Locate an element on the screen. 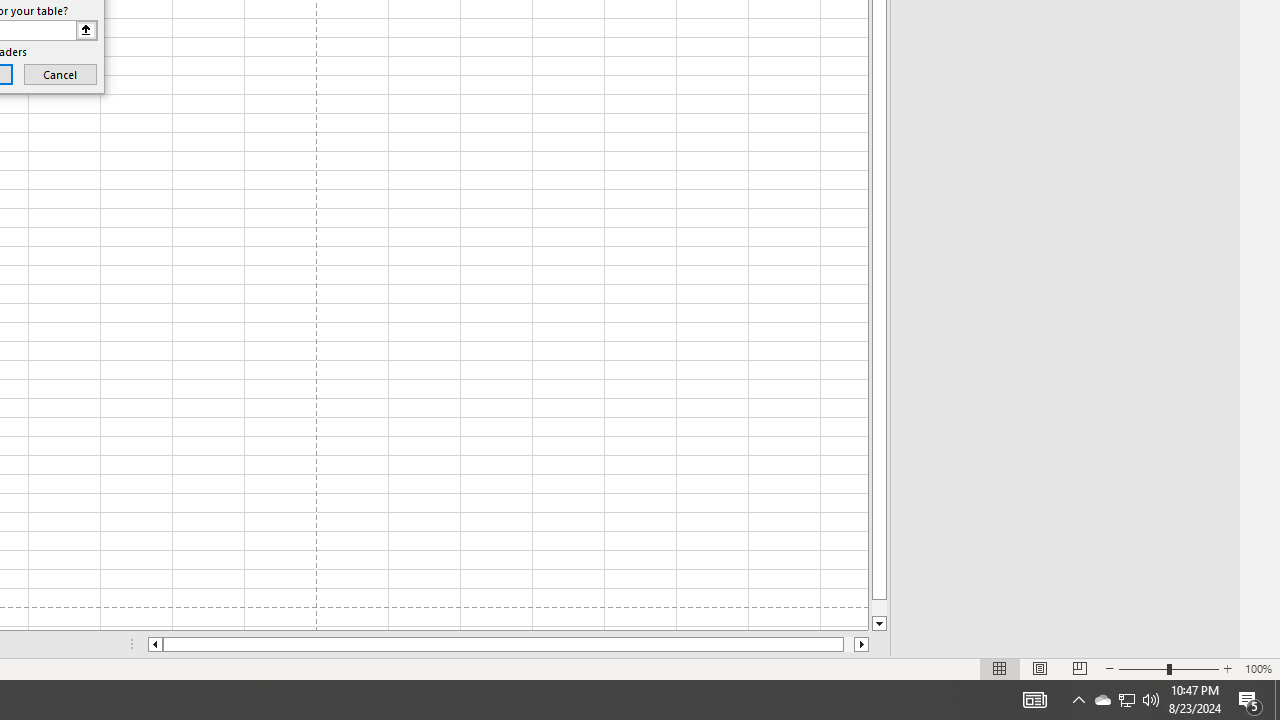 The image size is (1280, 720). 'Page right' is located at coordinates (848, 644).